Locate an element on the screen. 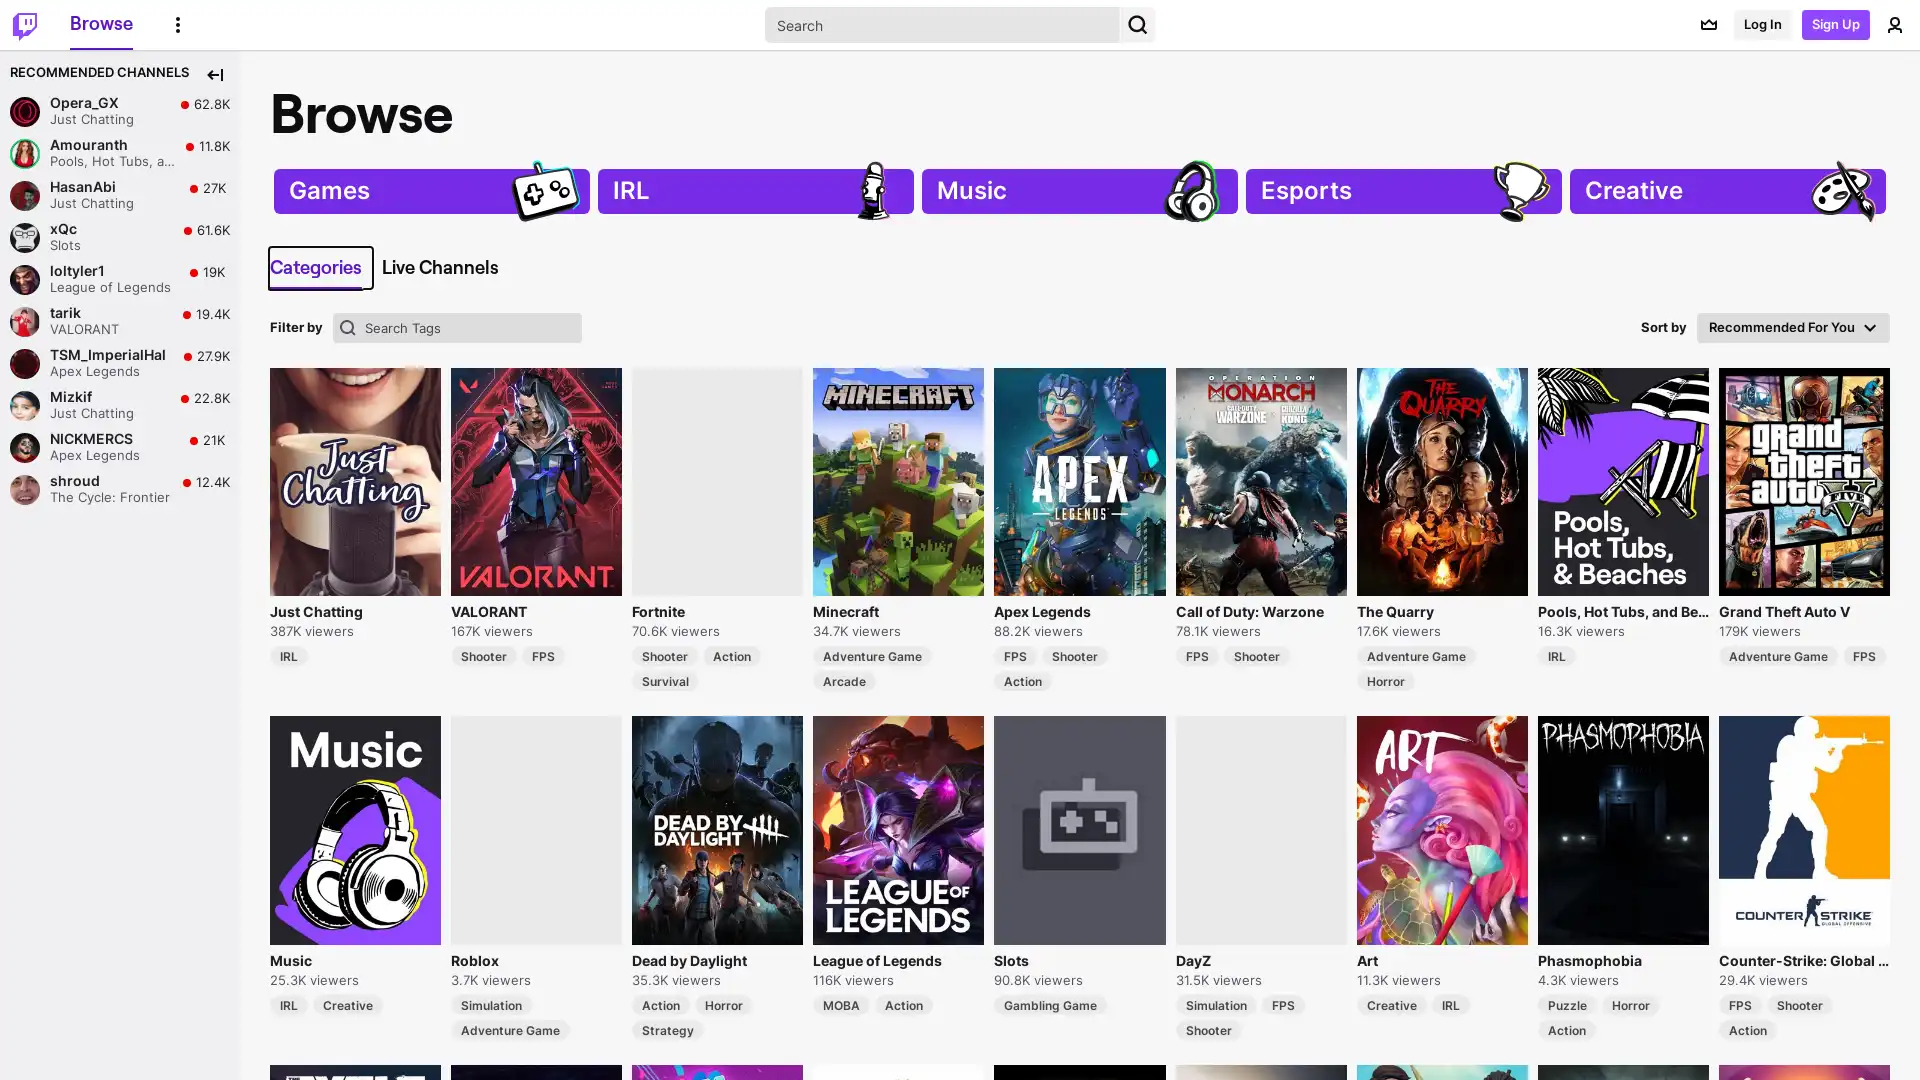 This screenshot has width=1920, height=1080. Creative is located at coordinates (1390, 1005).